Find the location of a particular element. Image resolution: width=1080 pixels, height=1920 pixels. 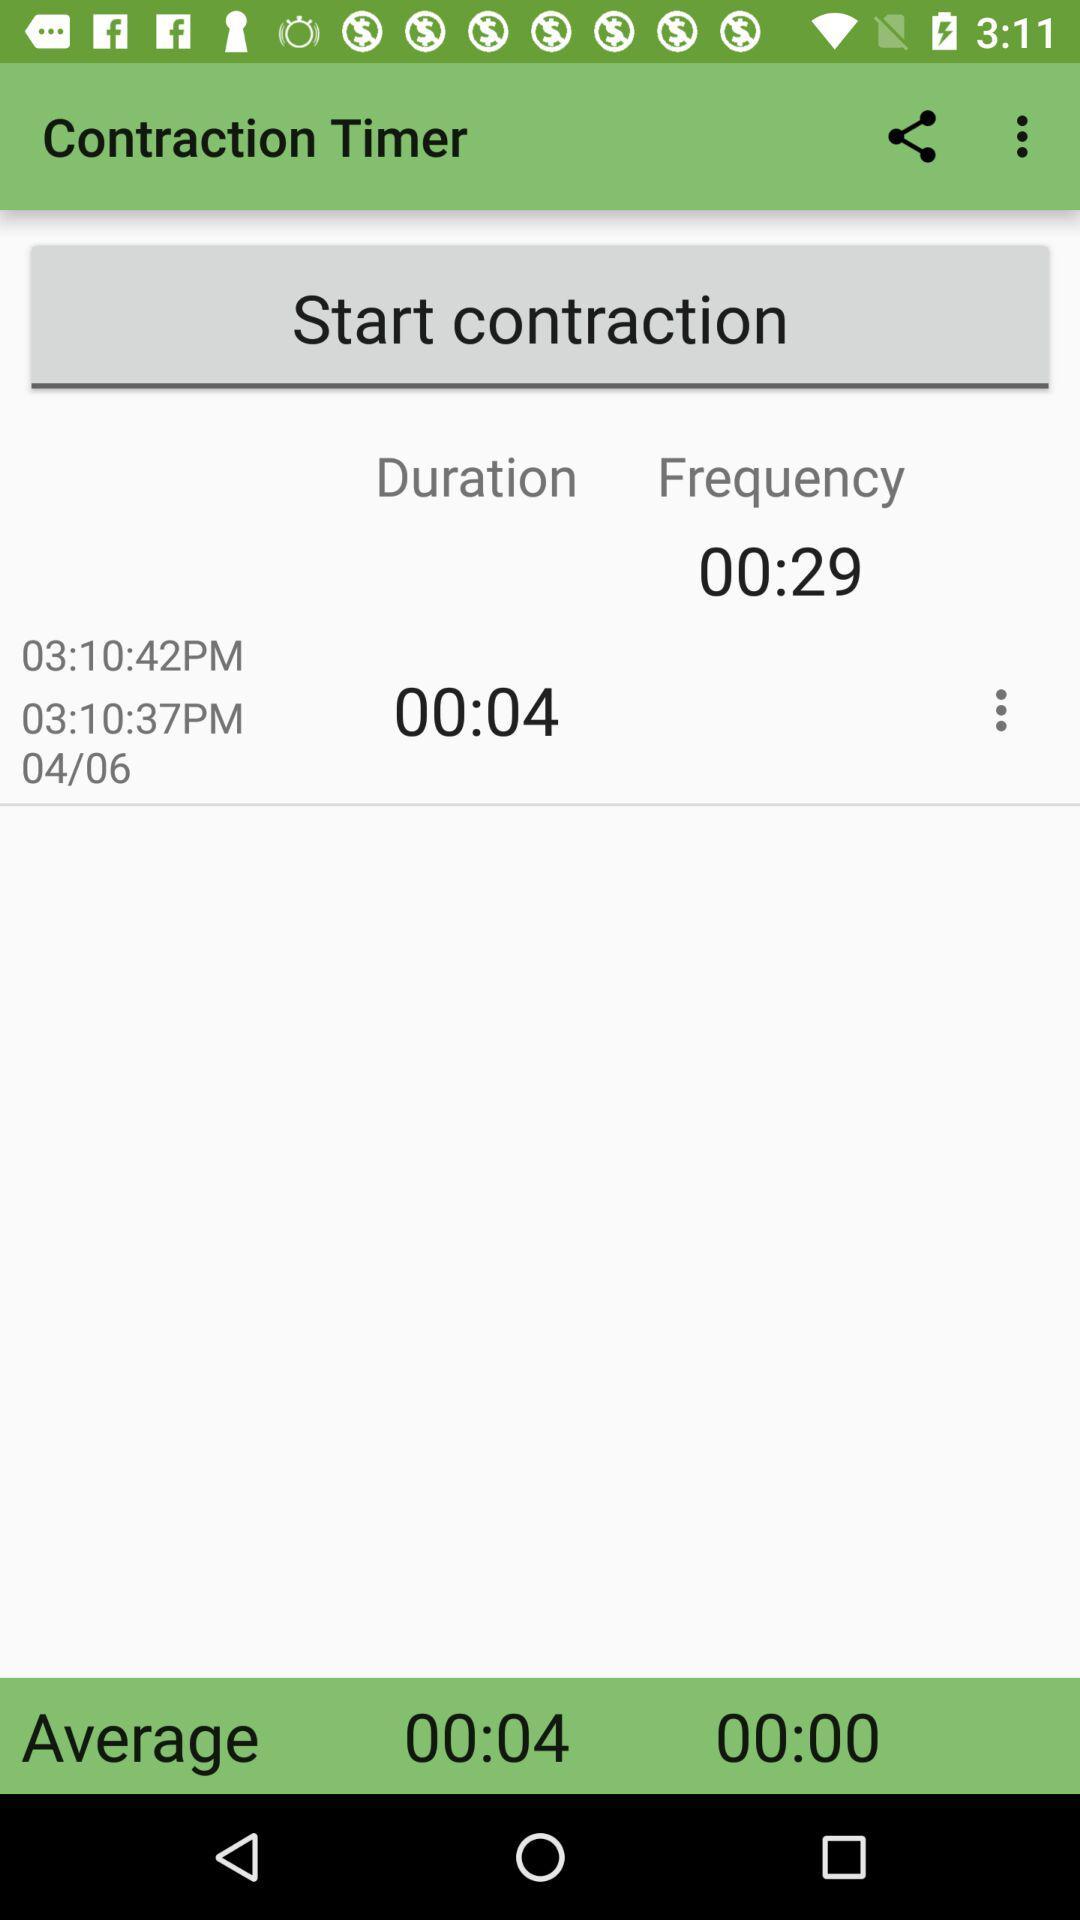

item above the 03:10:42pm app is located at coordinates (323, 568).